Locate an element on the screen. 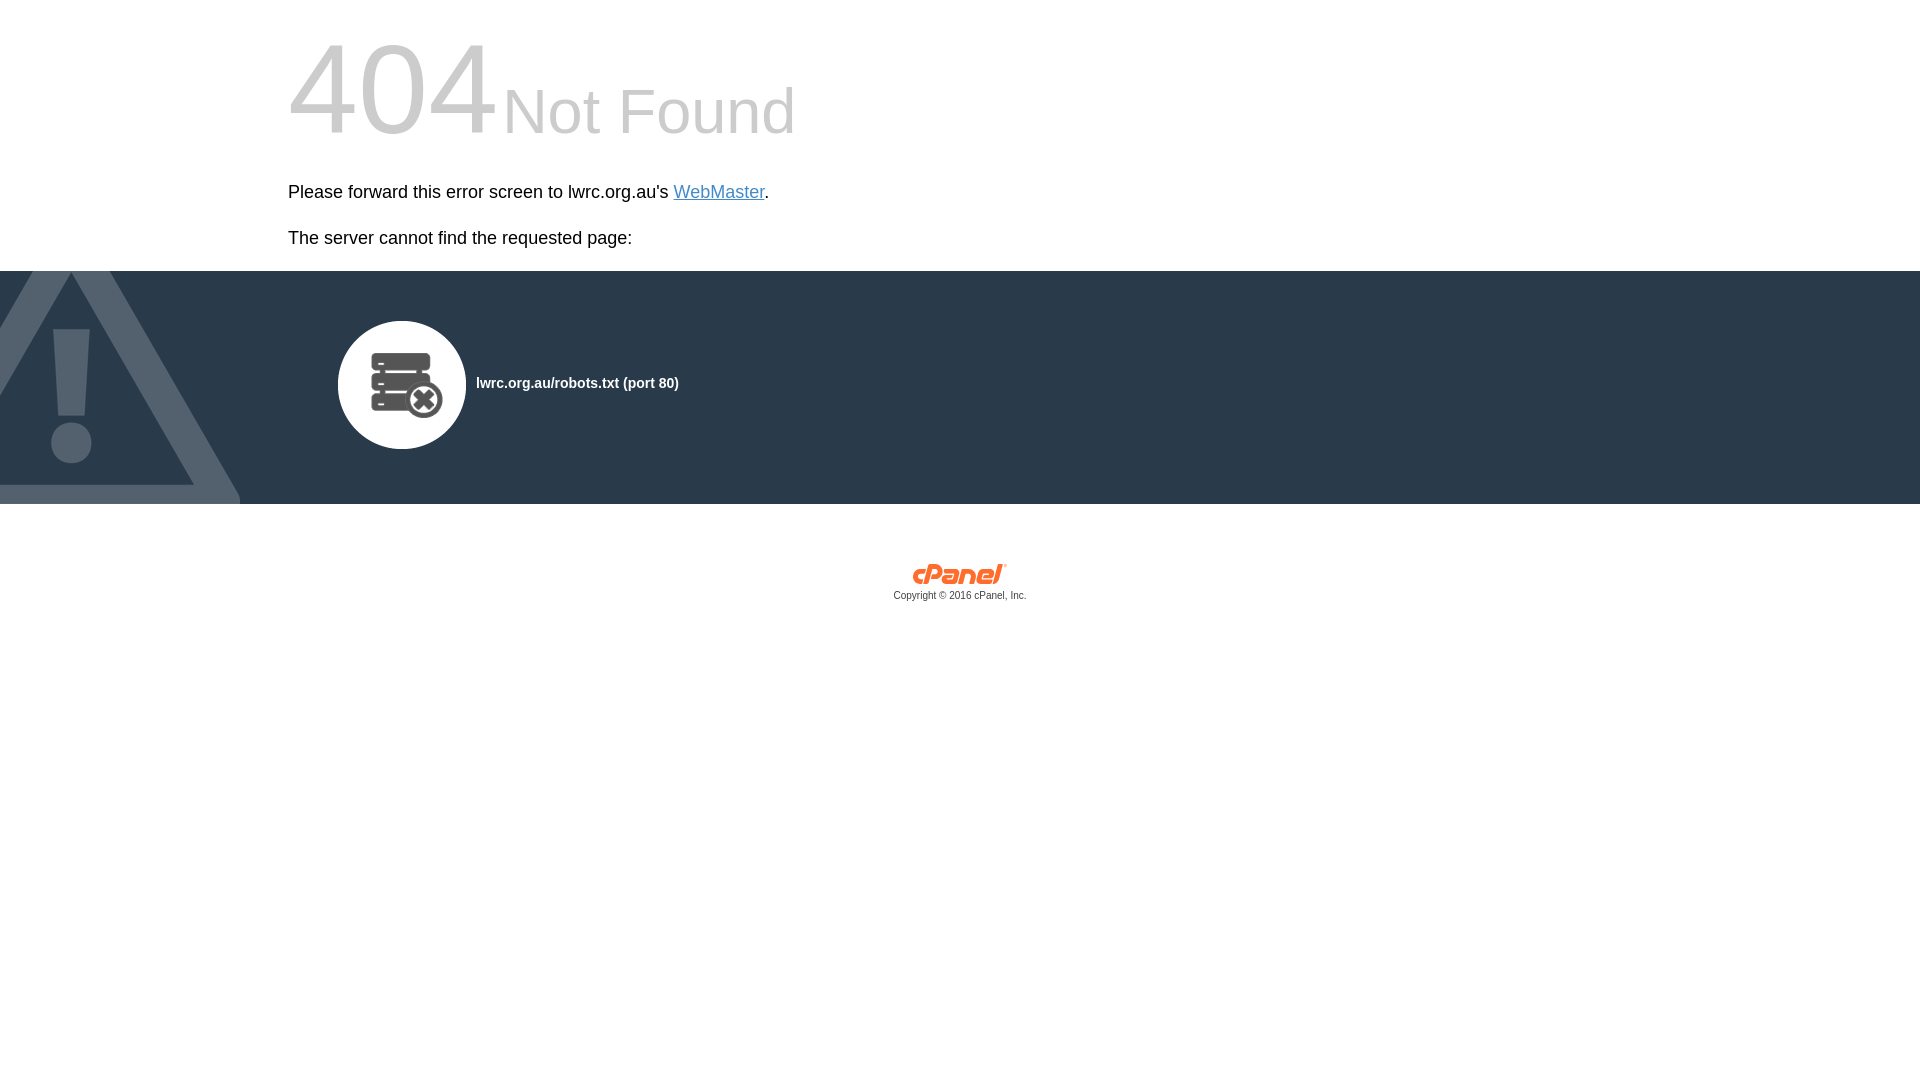 The image size is (1920, 1080). 'WebMaster' is located at coordinates (673, 192).